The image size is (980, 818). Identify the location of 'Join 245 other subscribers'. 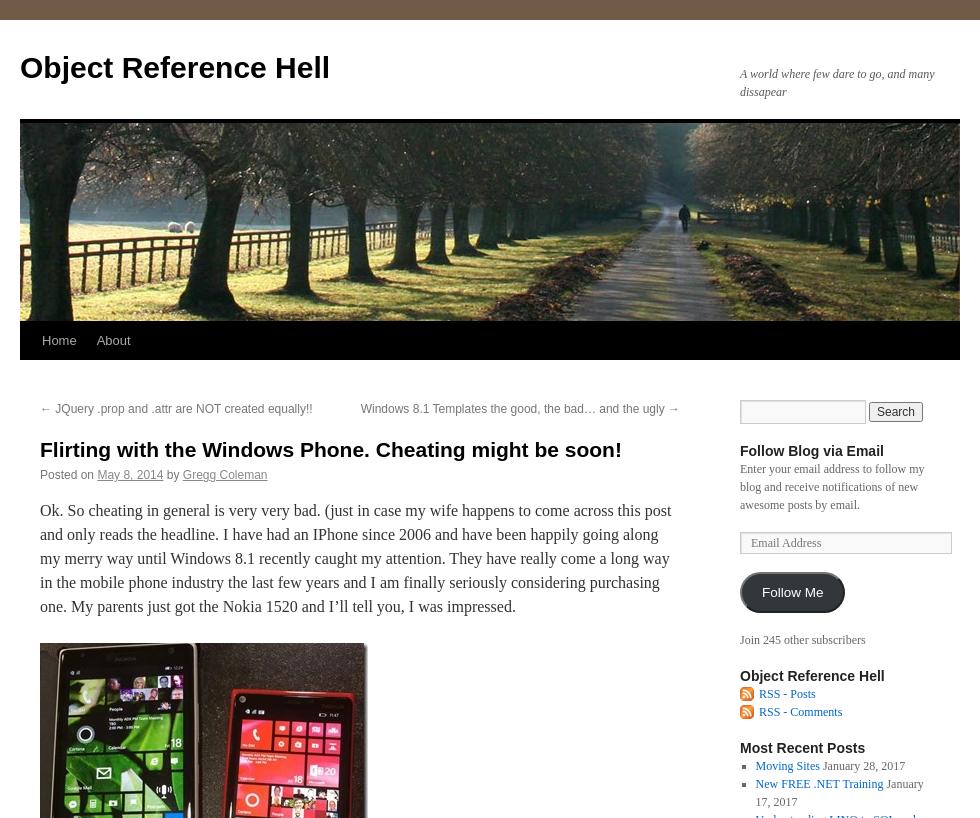
(739, 640).